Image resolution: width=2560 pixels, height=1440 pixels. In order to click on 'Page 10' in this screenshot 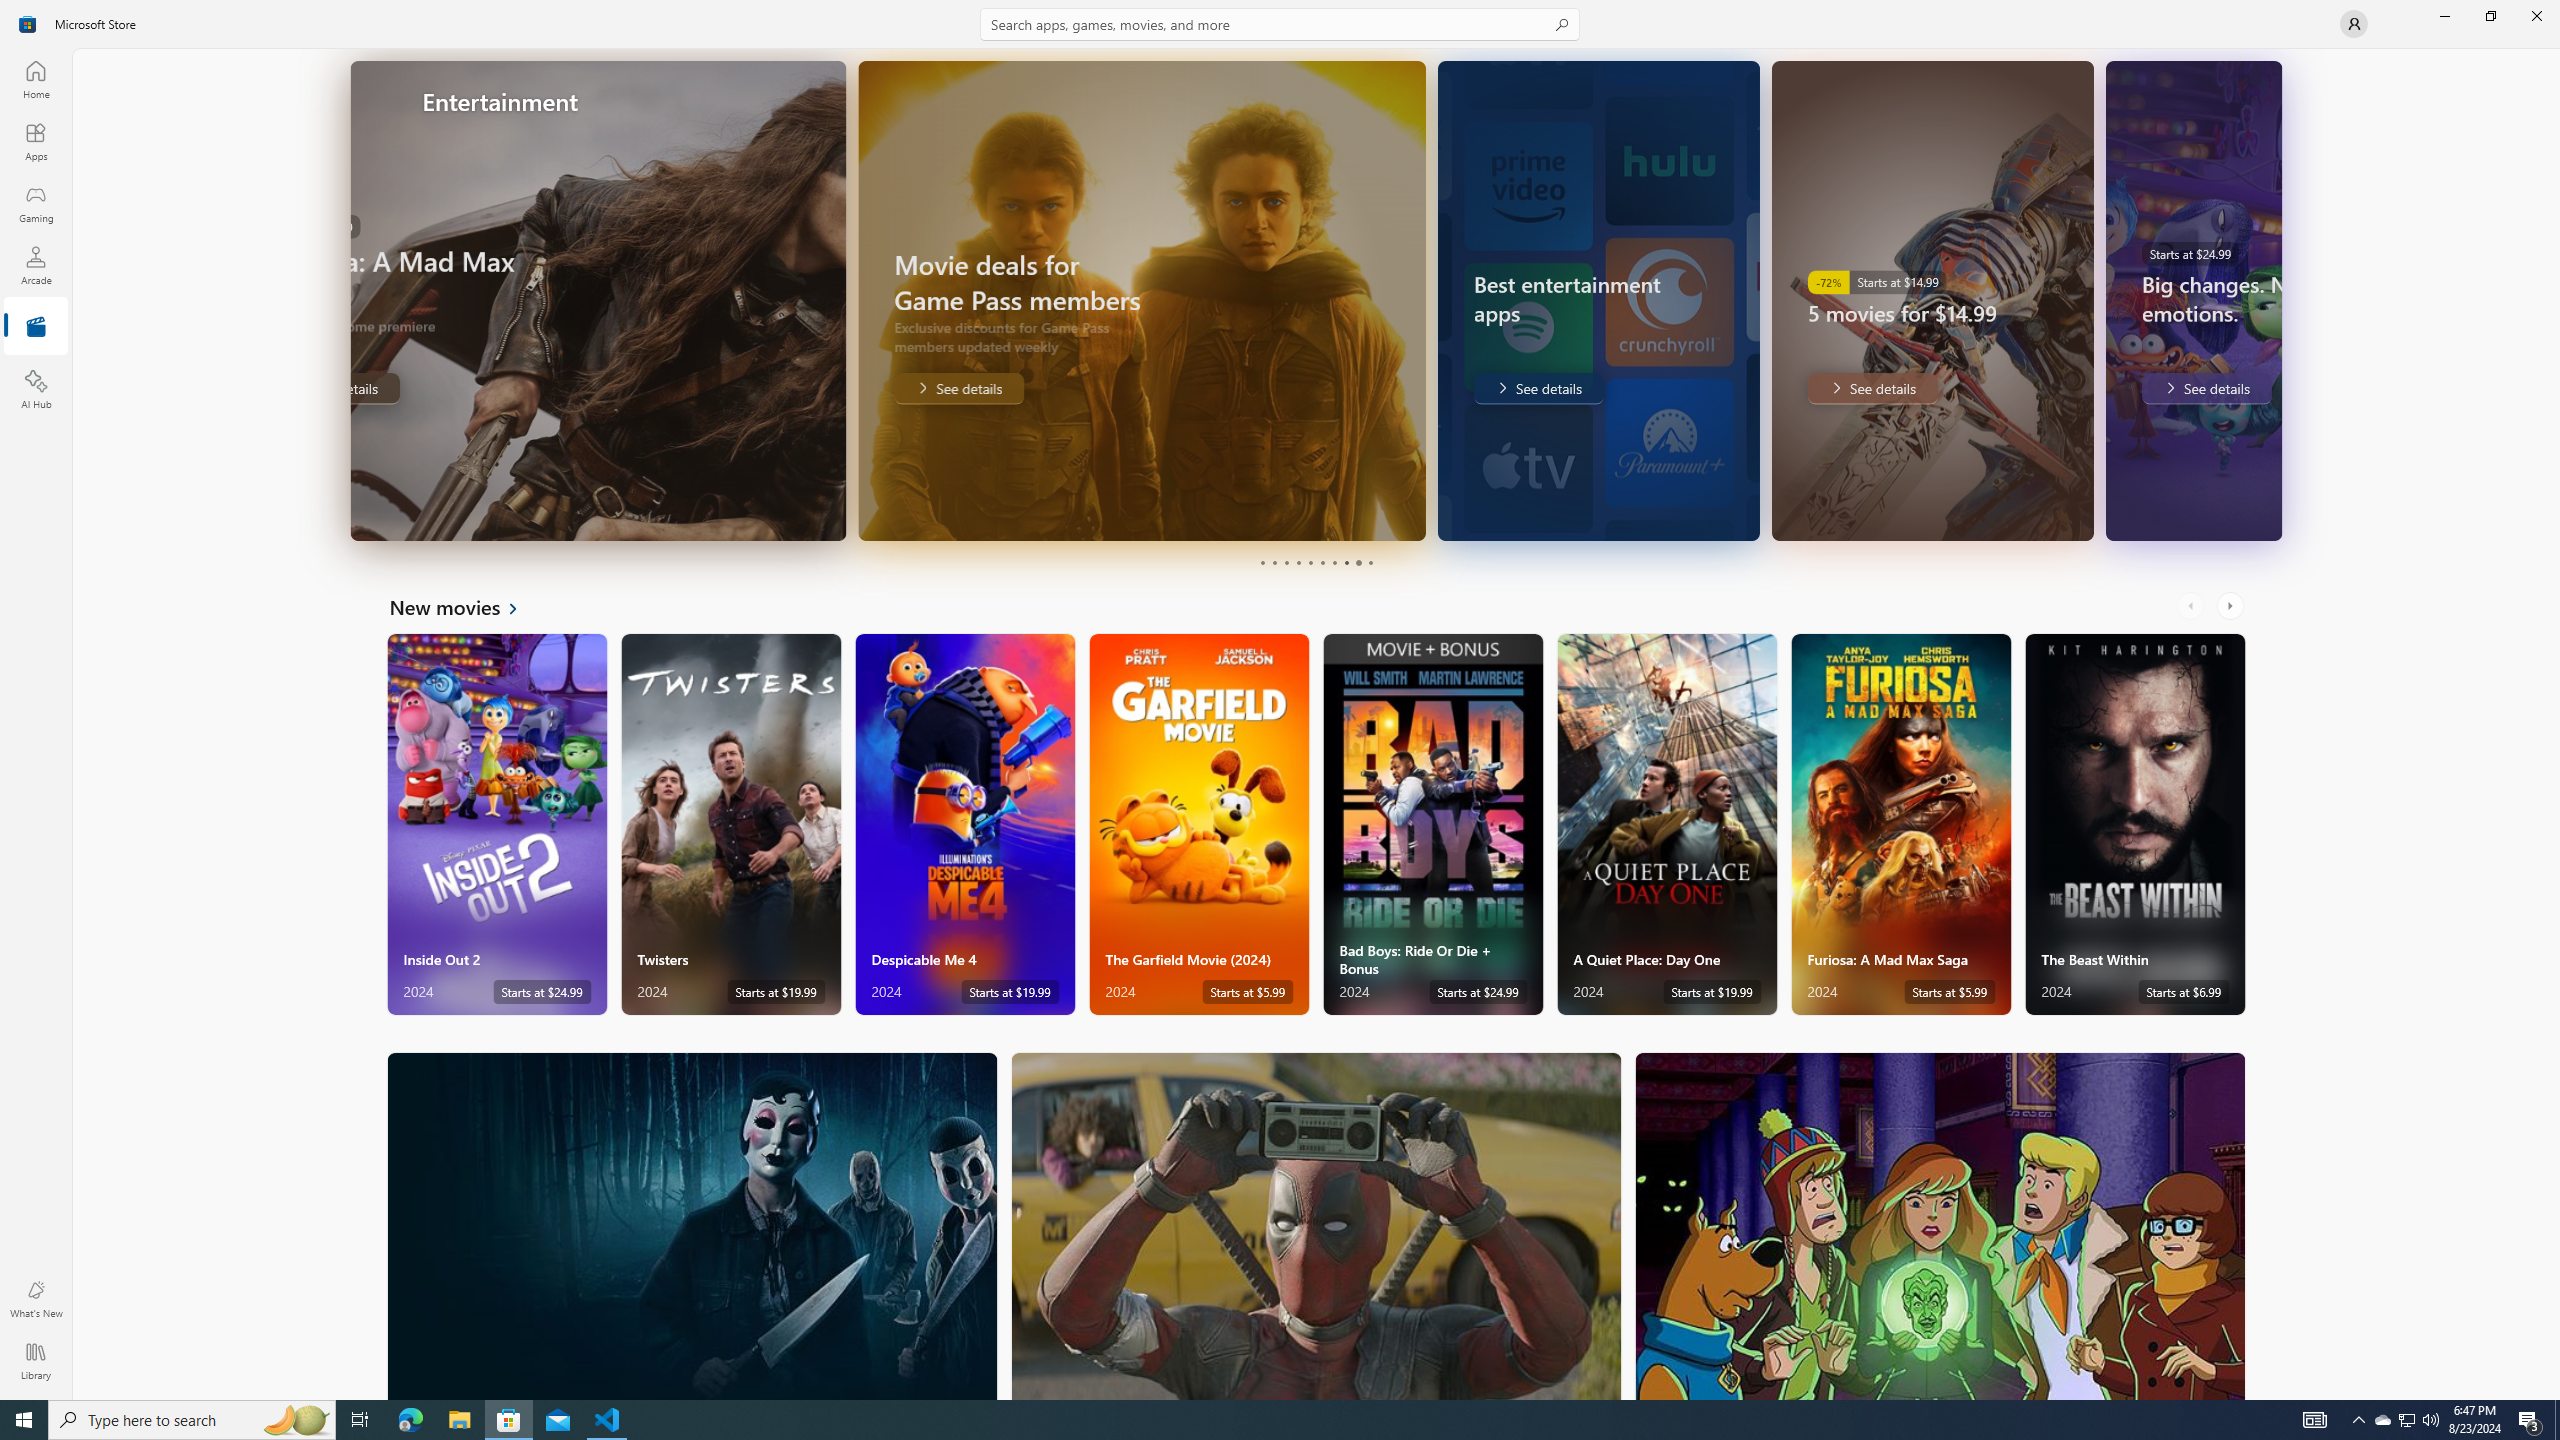, I will do `click(1369, 562)`.